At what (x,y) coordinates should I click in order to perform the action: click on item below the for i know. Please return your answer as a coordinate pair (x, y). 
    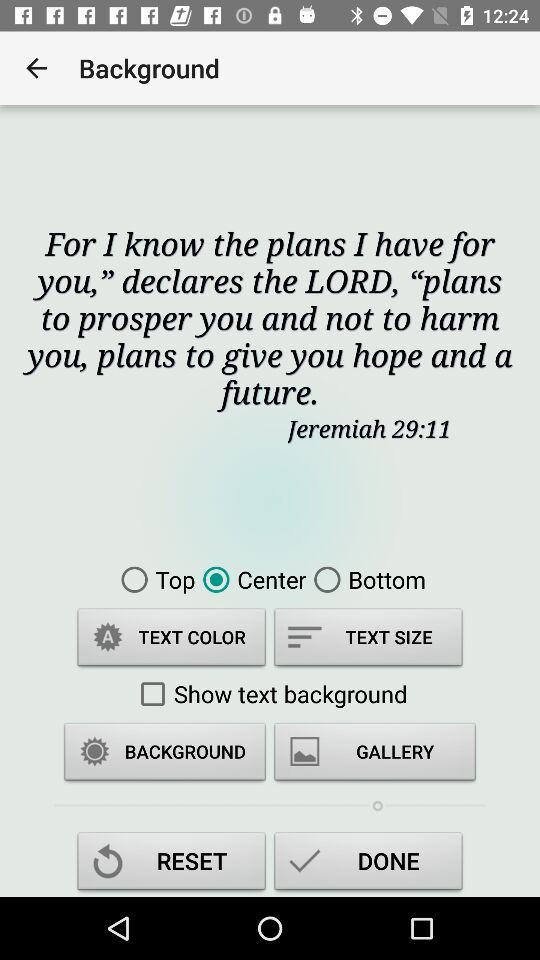
    Looking at the image, I should click on (153, 579).